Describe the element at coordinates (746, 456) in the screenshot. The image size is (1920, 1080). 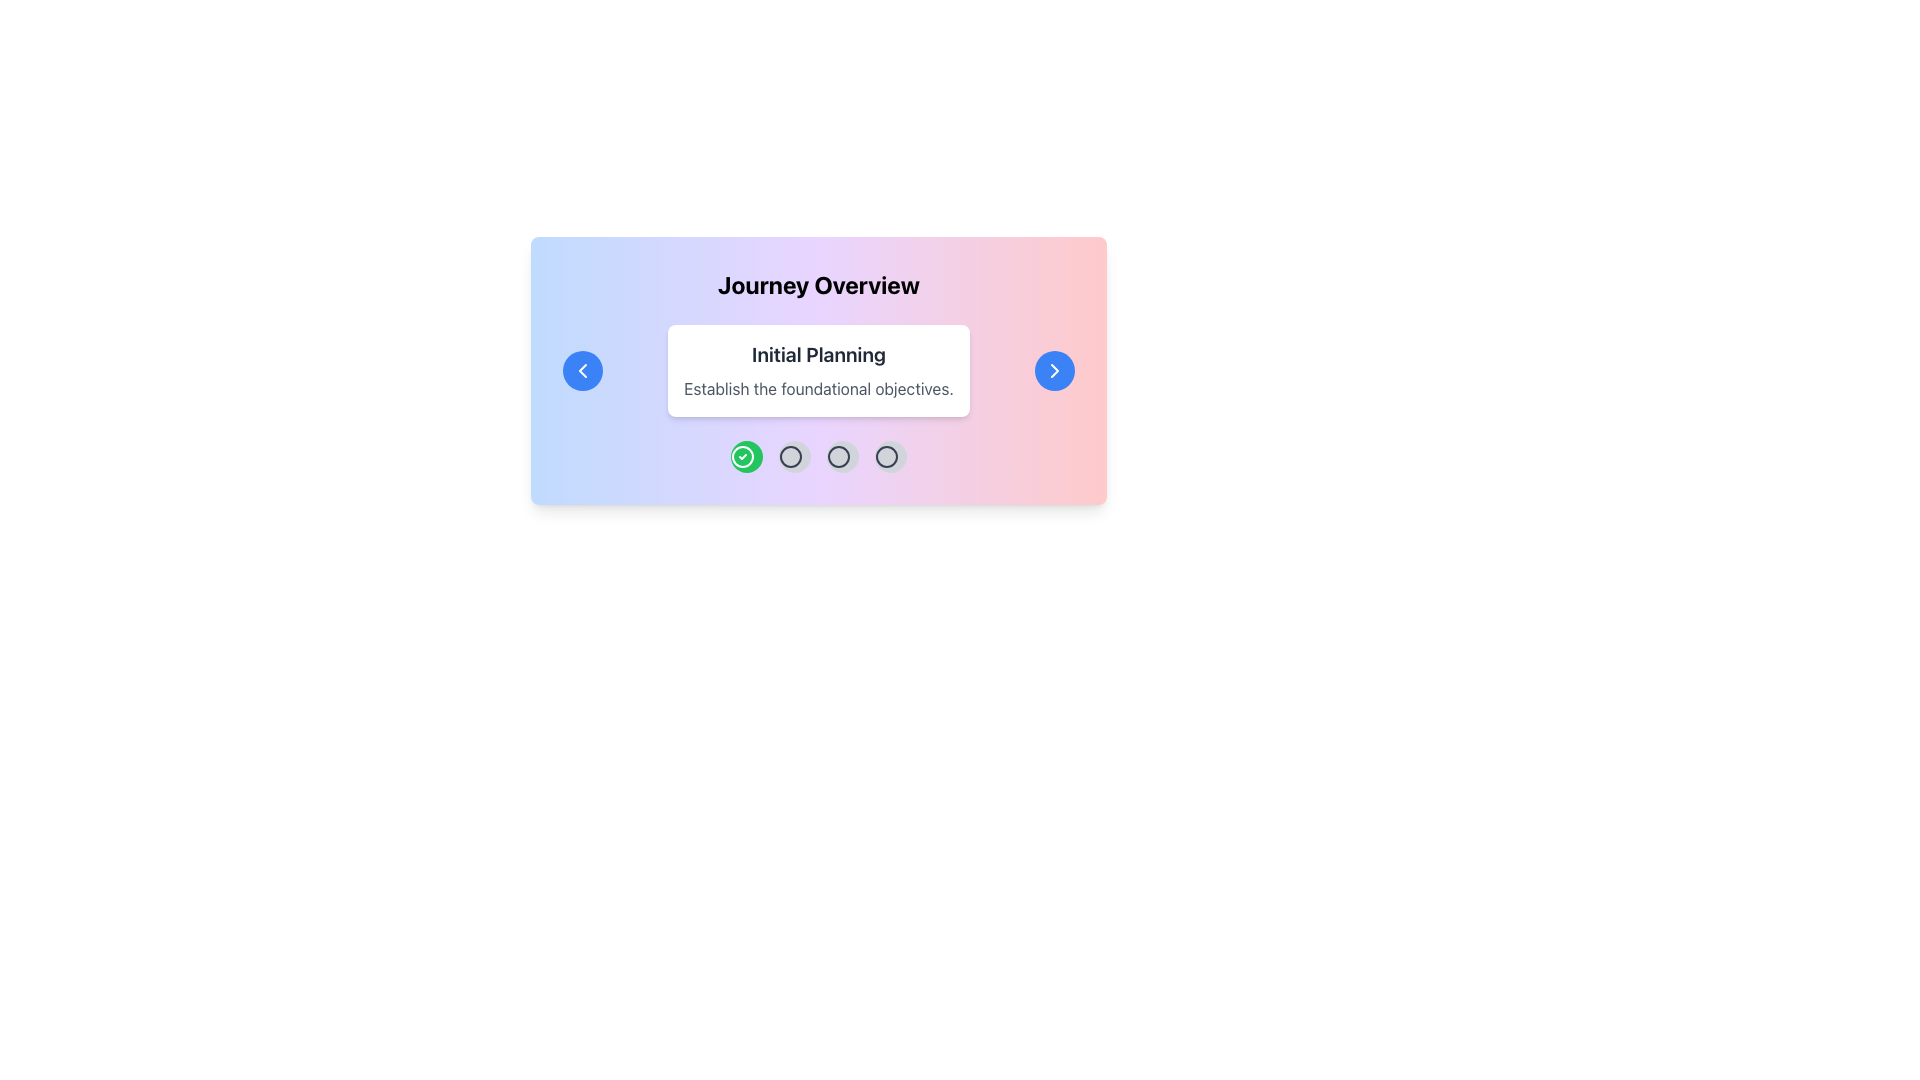
I see `the first interactive round button with an icon located below the 'Journey Overview' title` at that location.